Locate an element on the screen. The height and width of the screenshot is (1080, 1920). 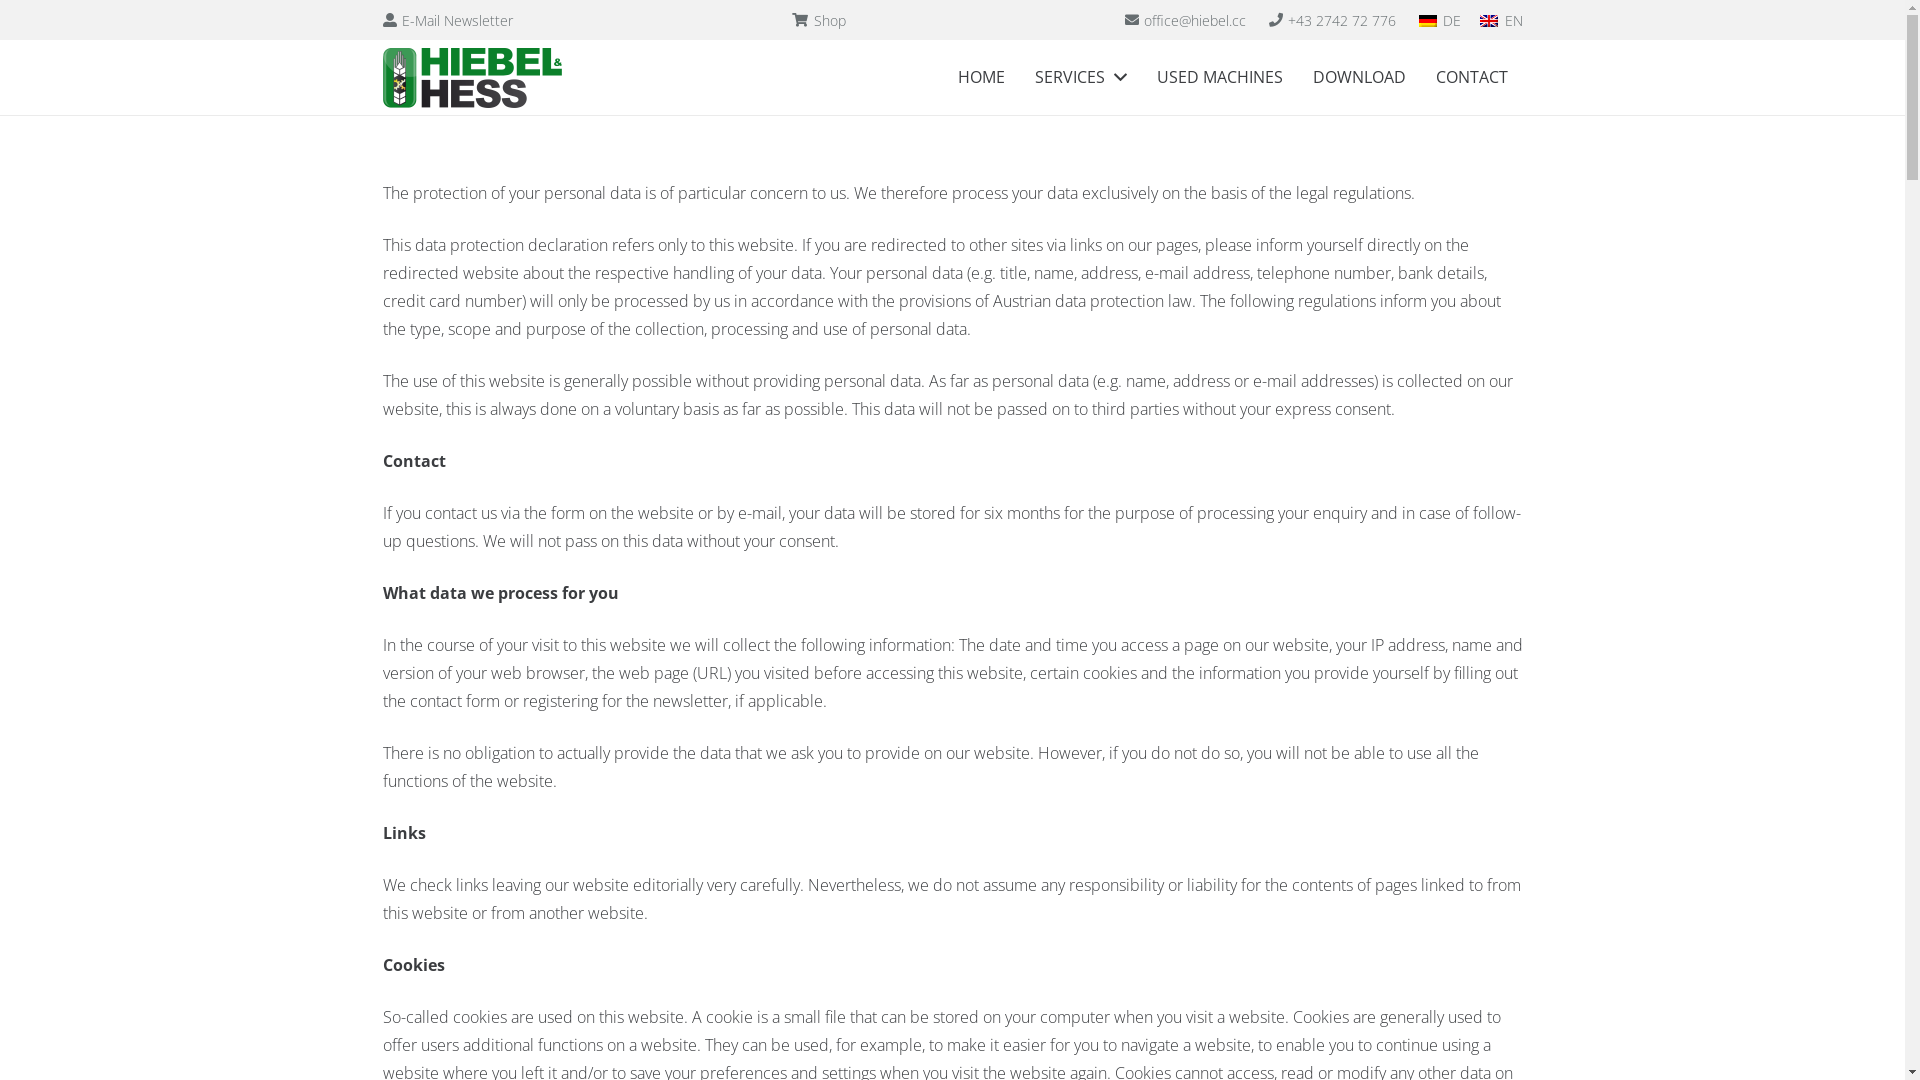
'EN' is located at coordinates (1501, 19).